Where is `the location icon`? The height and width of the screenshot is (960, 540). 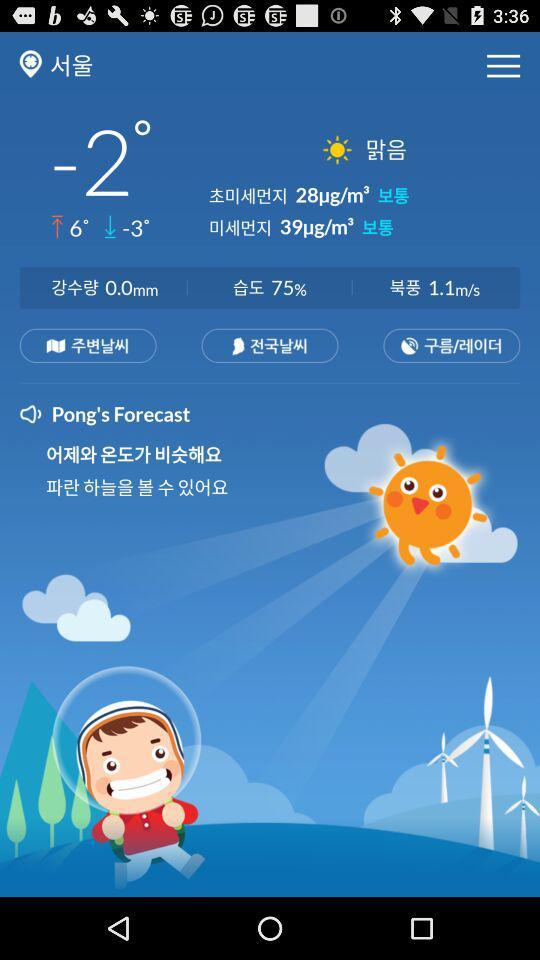 the location icon is located at coordinates (23, 59).